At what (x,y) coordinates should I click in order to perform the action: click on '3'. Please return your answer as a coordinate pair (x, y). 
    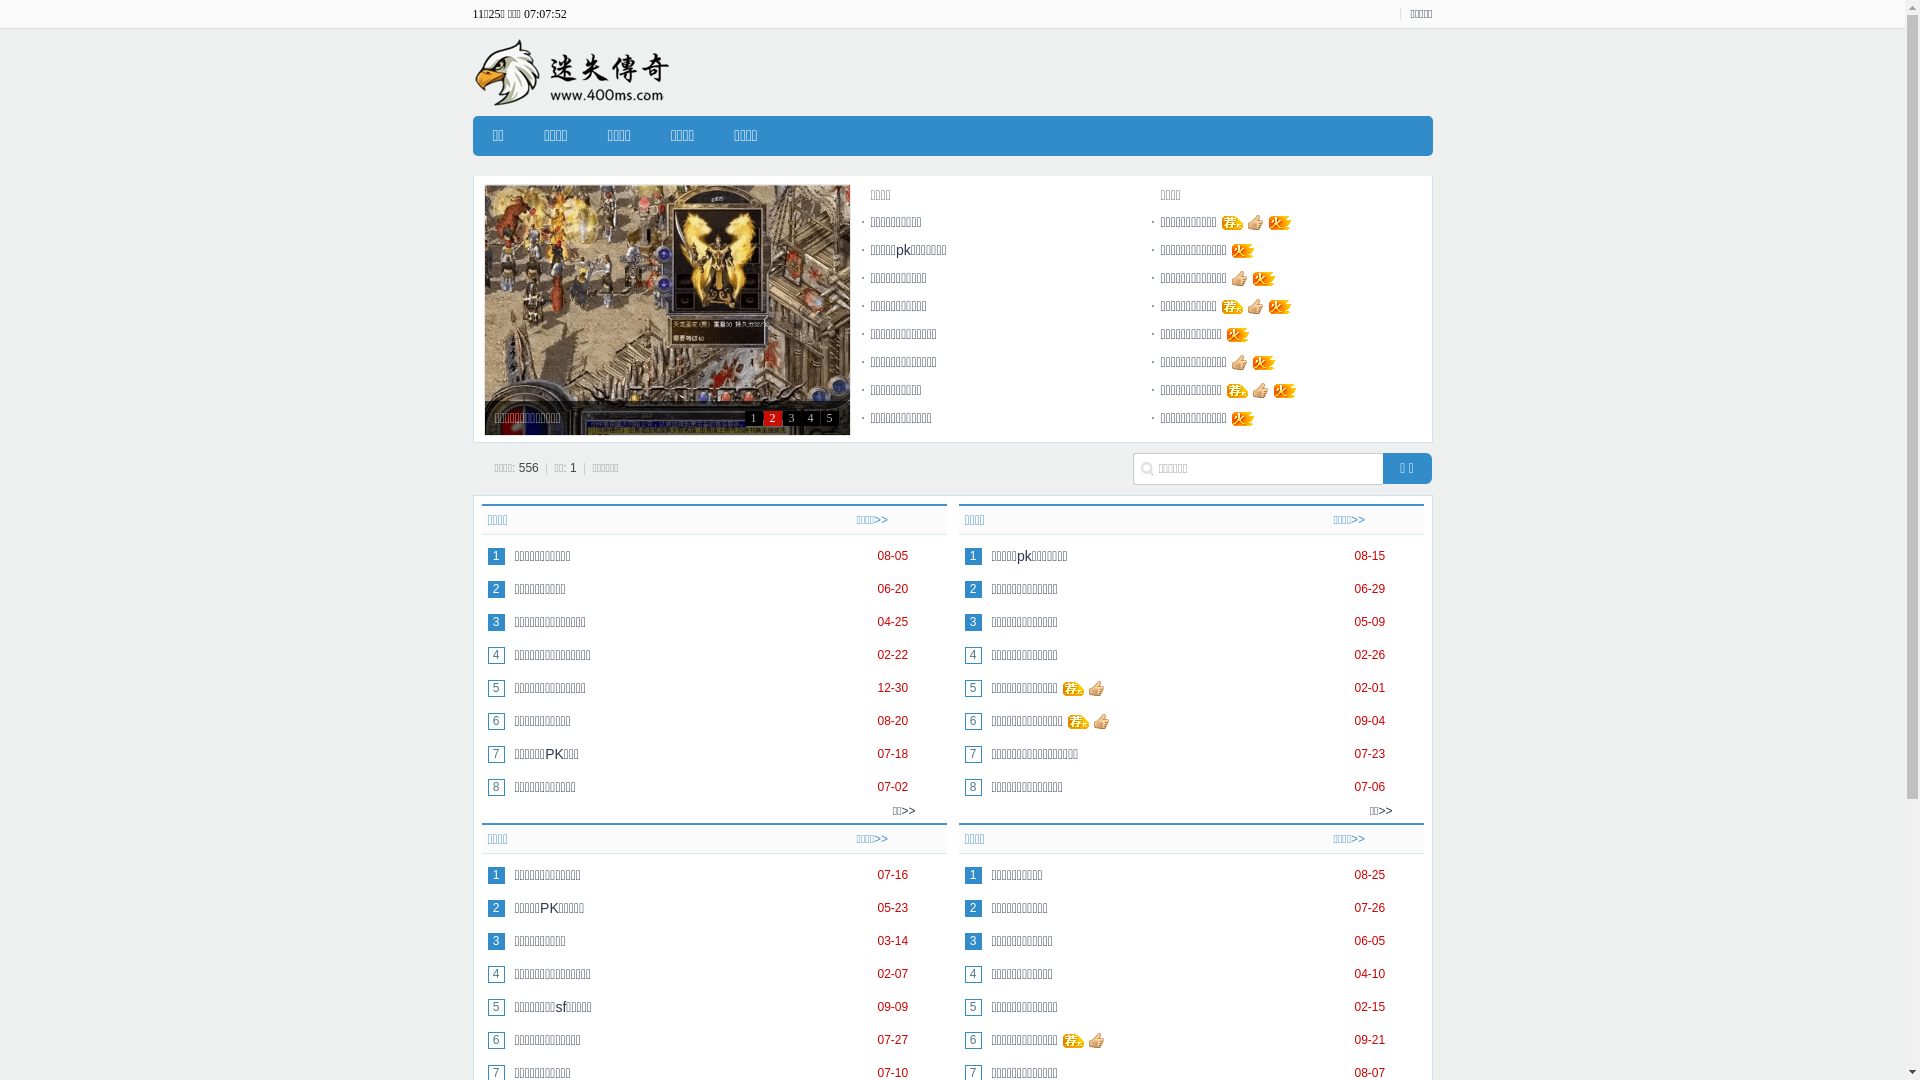
    Looking at the image, I should click on (790, 417).